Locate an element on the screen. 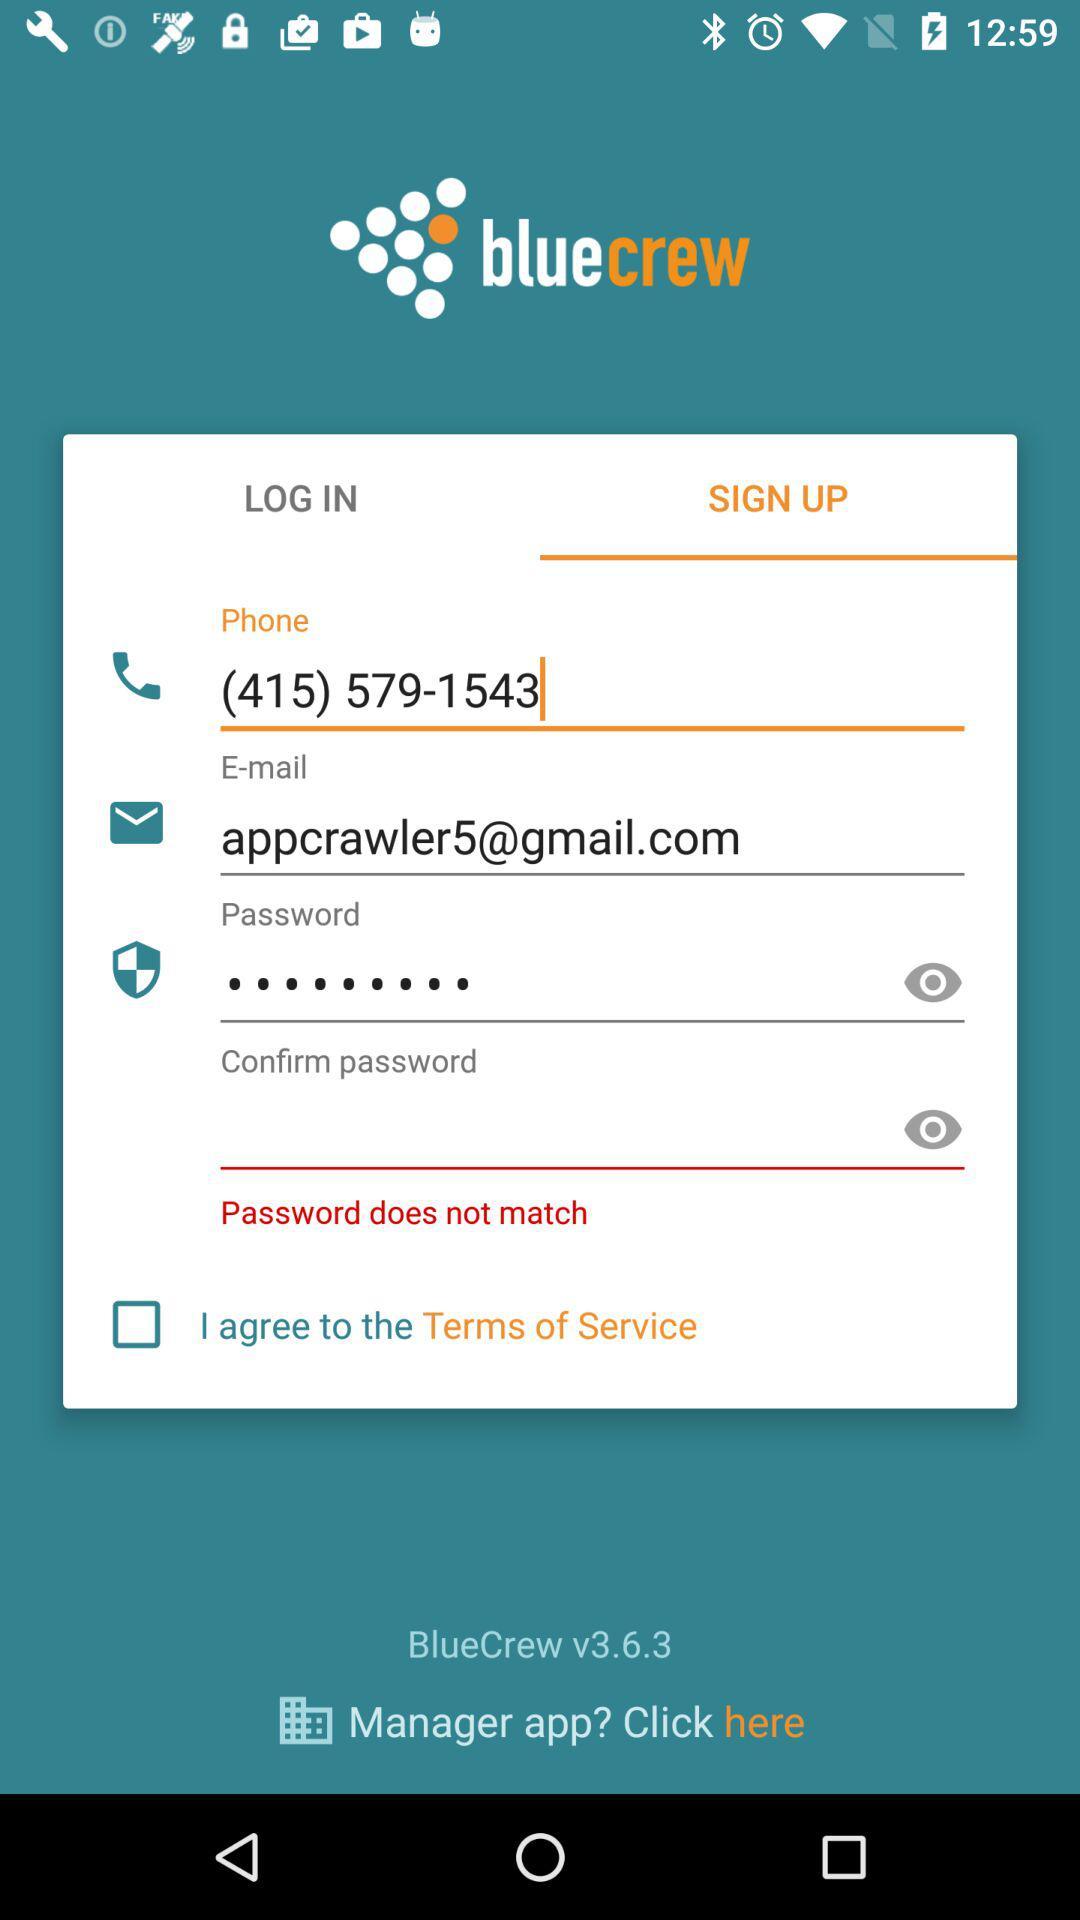 Image resolution: width=1080 pixels, height=1920 pixels. password is located at coordinates (591, 1131).